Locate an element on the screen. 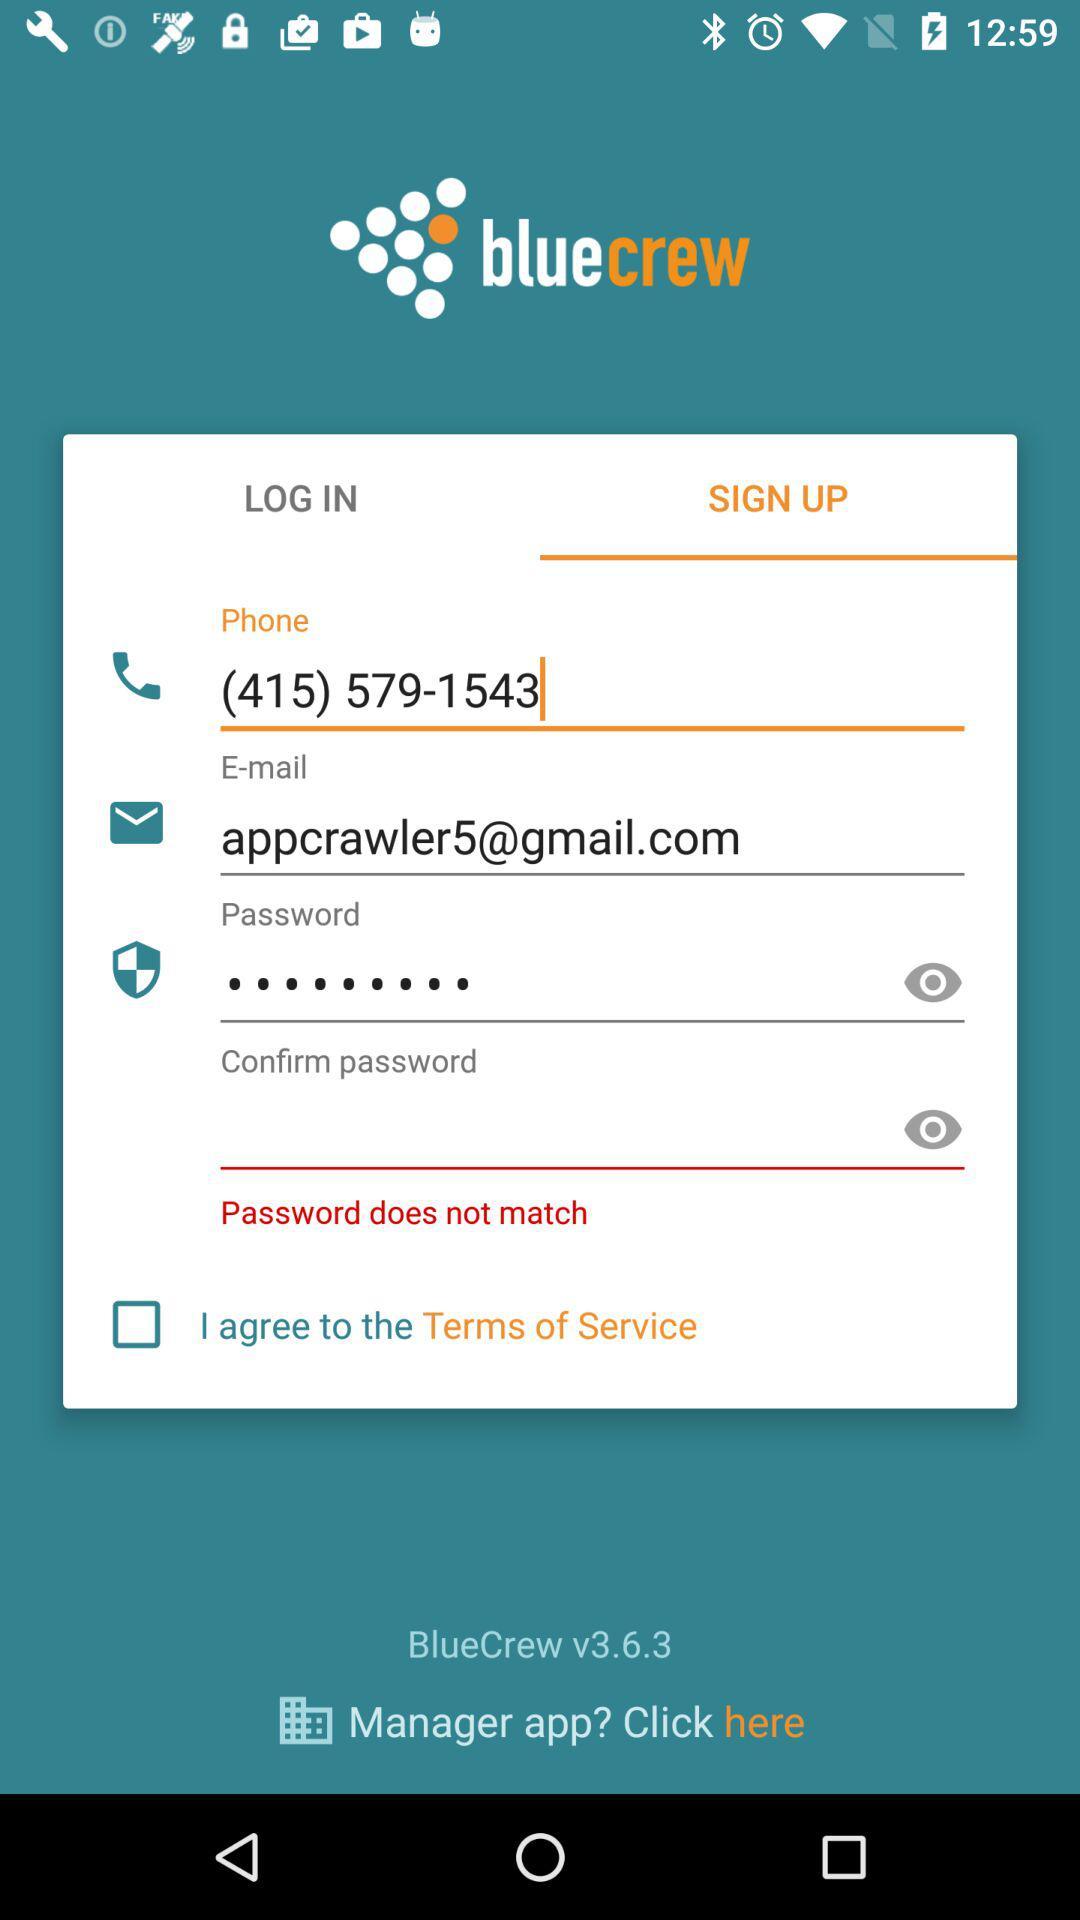 Image resolution: width=1080 pixels, height=1920 pixels. password is located at coordinates (591, 1131).